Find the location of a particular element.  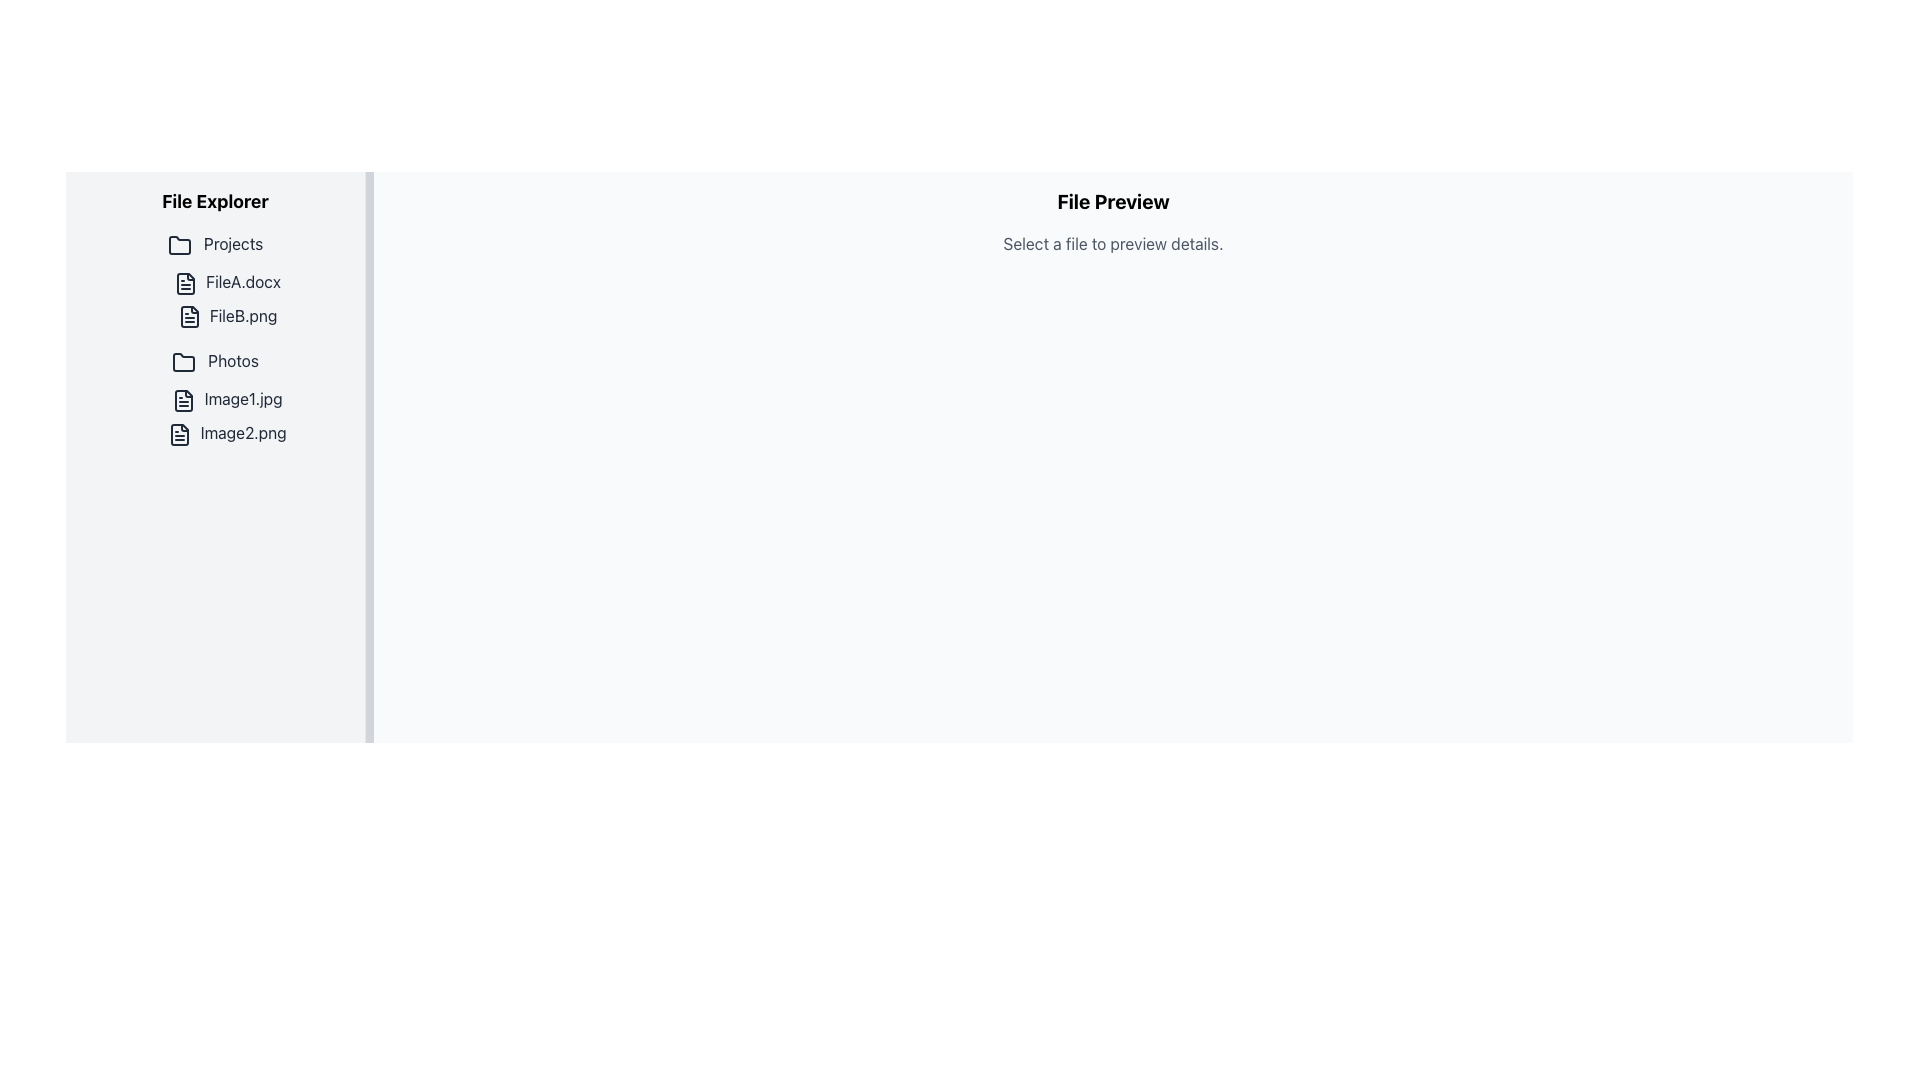

the document icon representing 'FileB.png' is located at coordinates (189, 316).